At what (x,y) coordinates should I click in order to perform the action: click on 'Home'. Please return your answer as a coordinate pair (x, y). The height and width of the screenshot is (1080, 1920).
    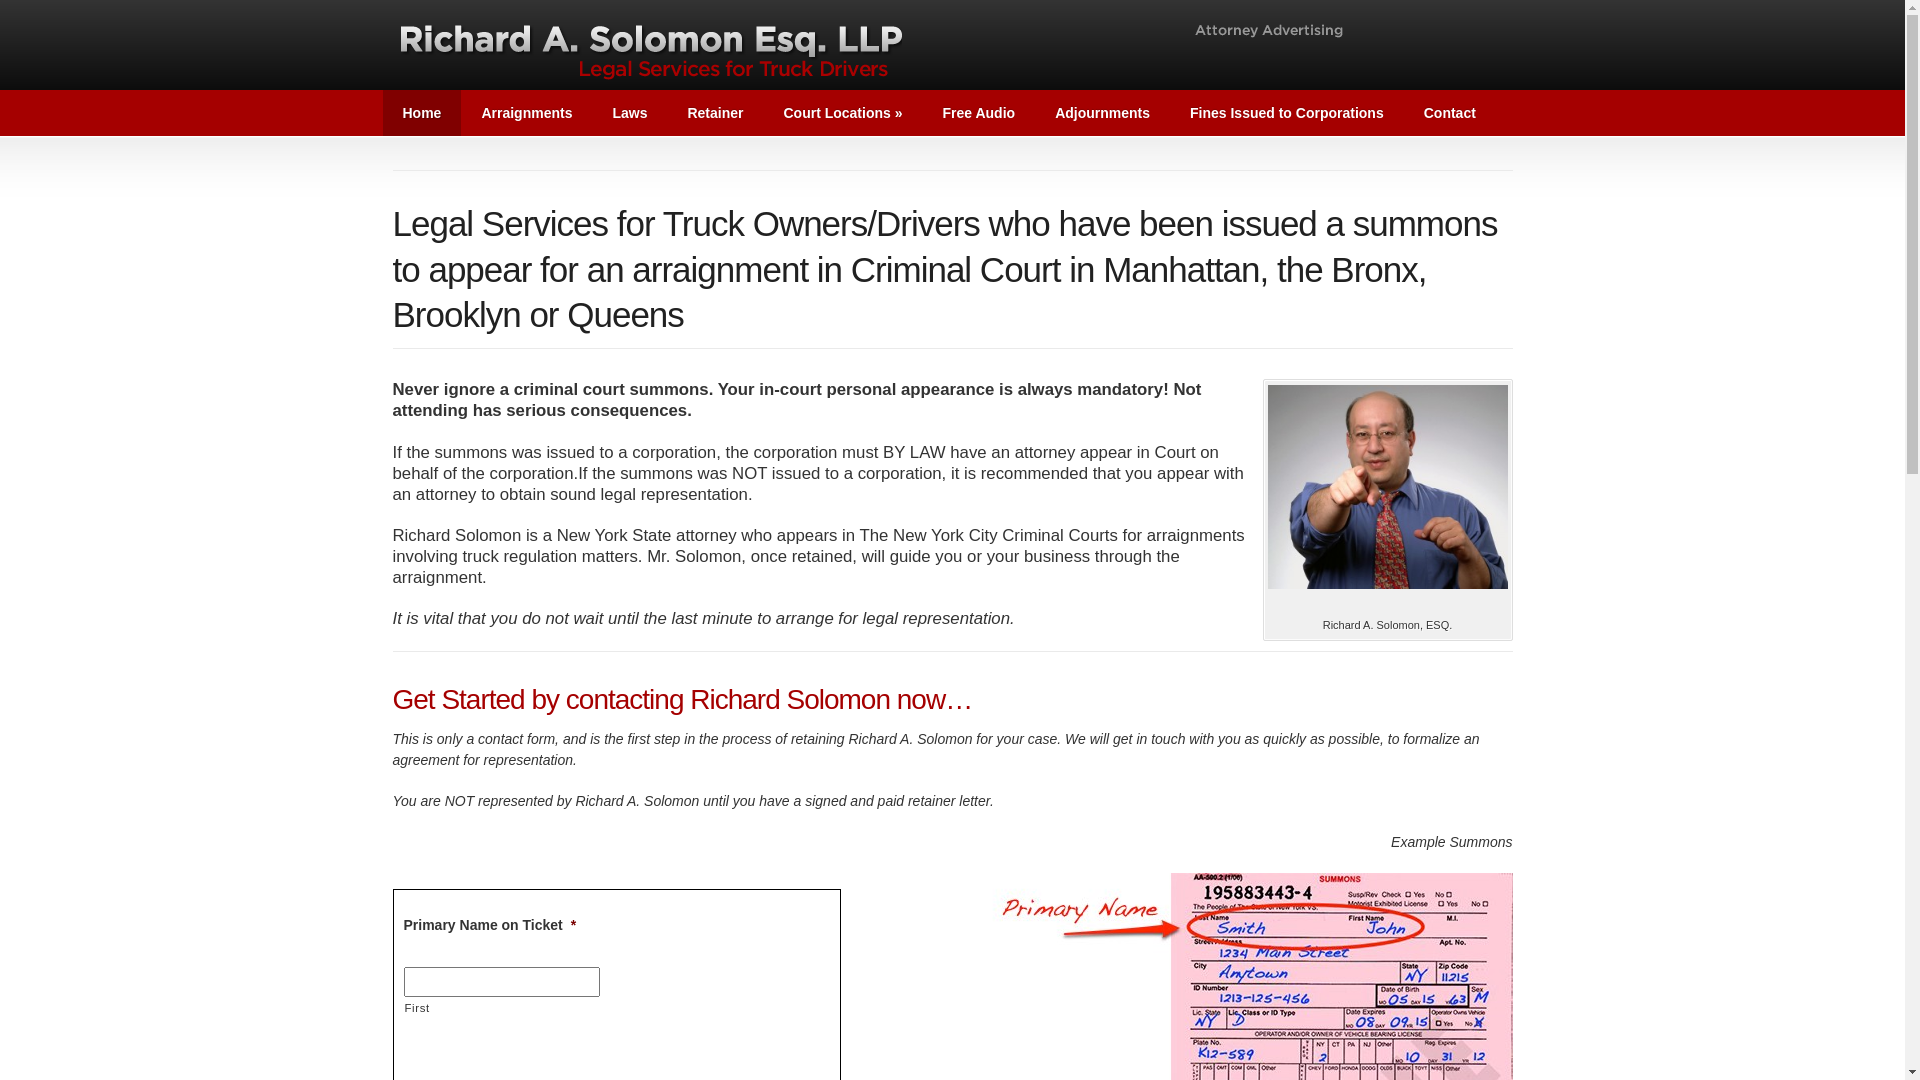
    Looking at the image, I should click on (420, 112).